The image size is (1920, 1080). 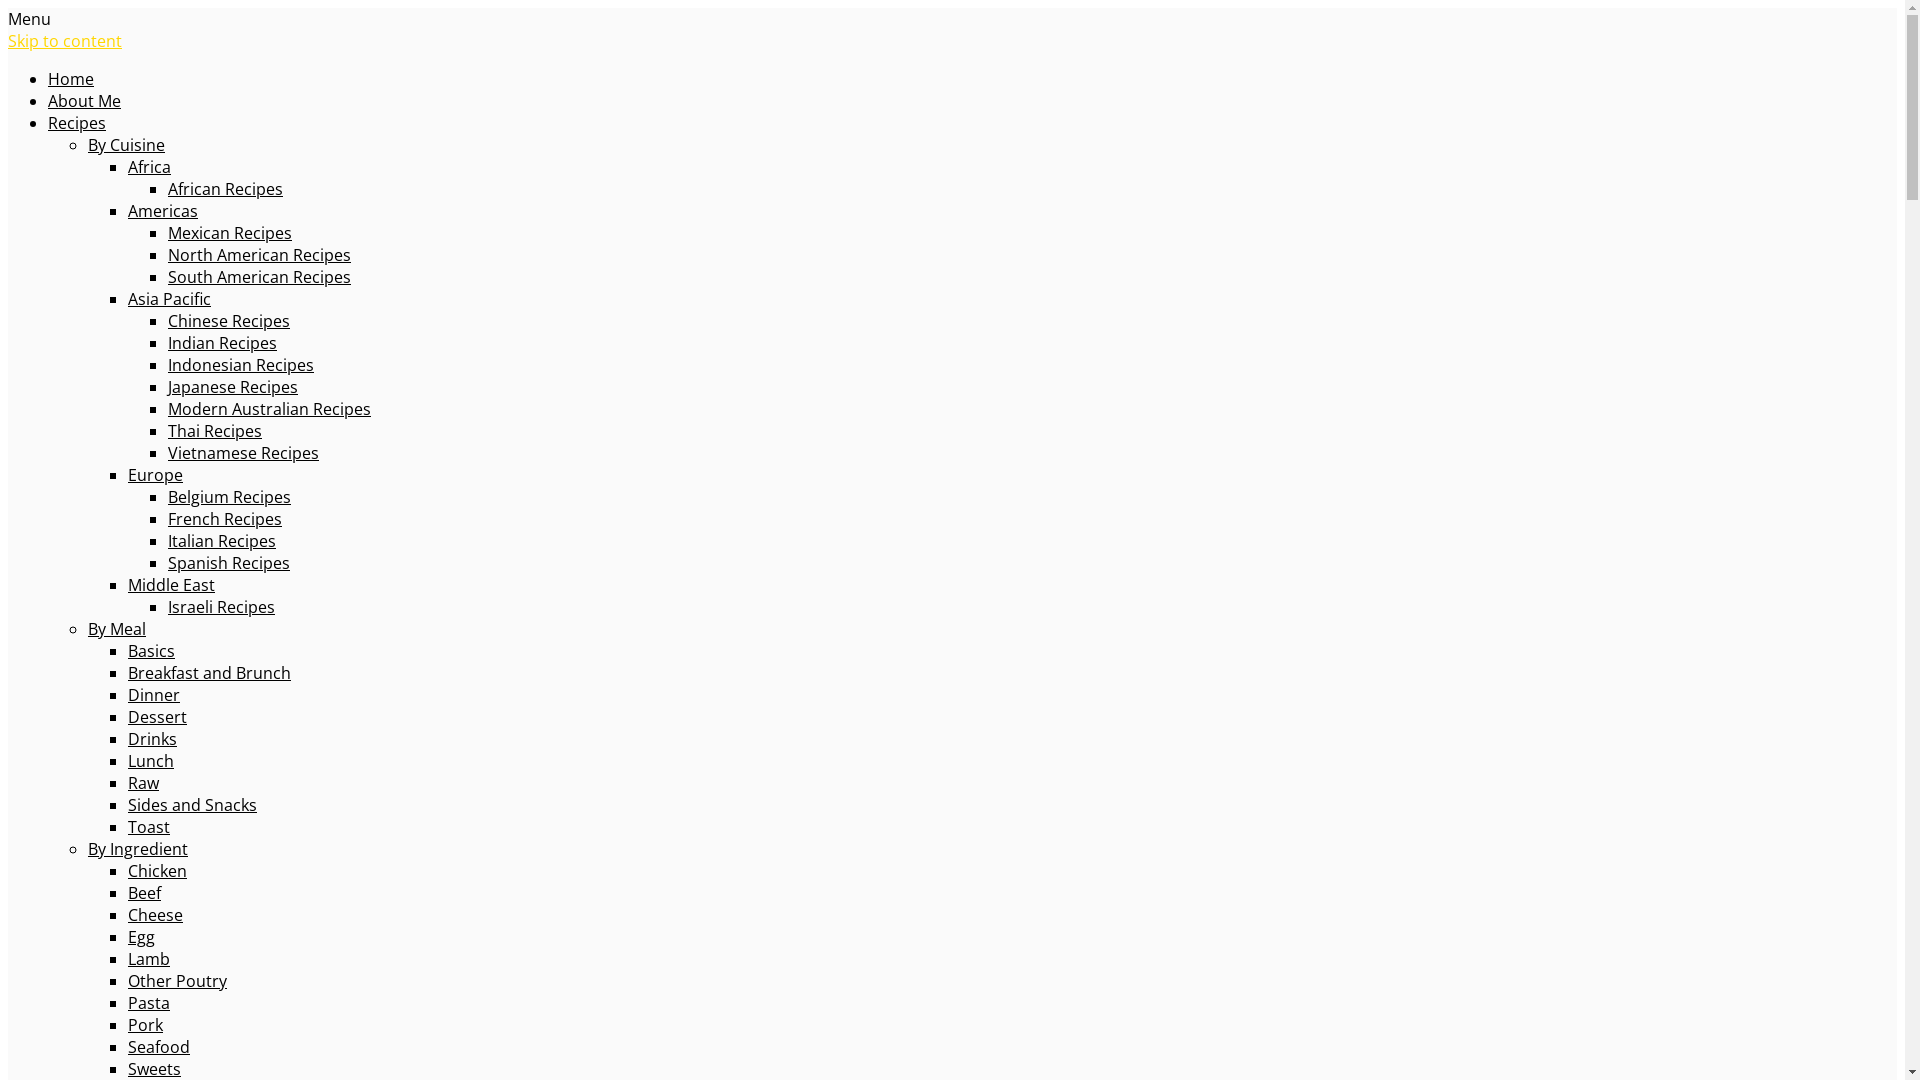 I want to click on 'Spanish Recipes', so click(x=229, y=563).